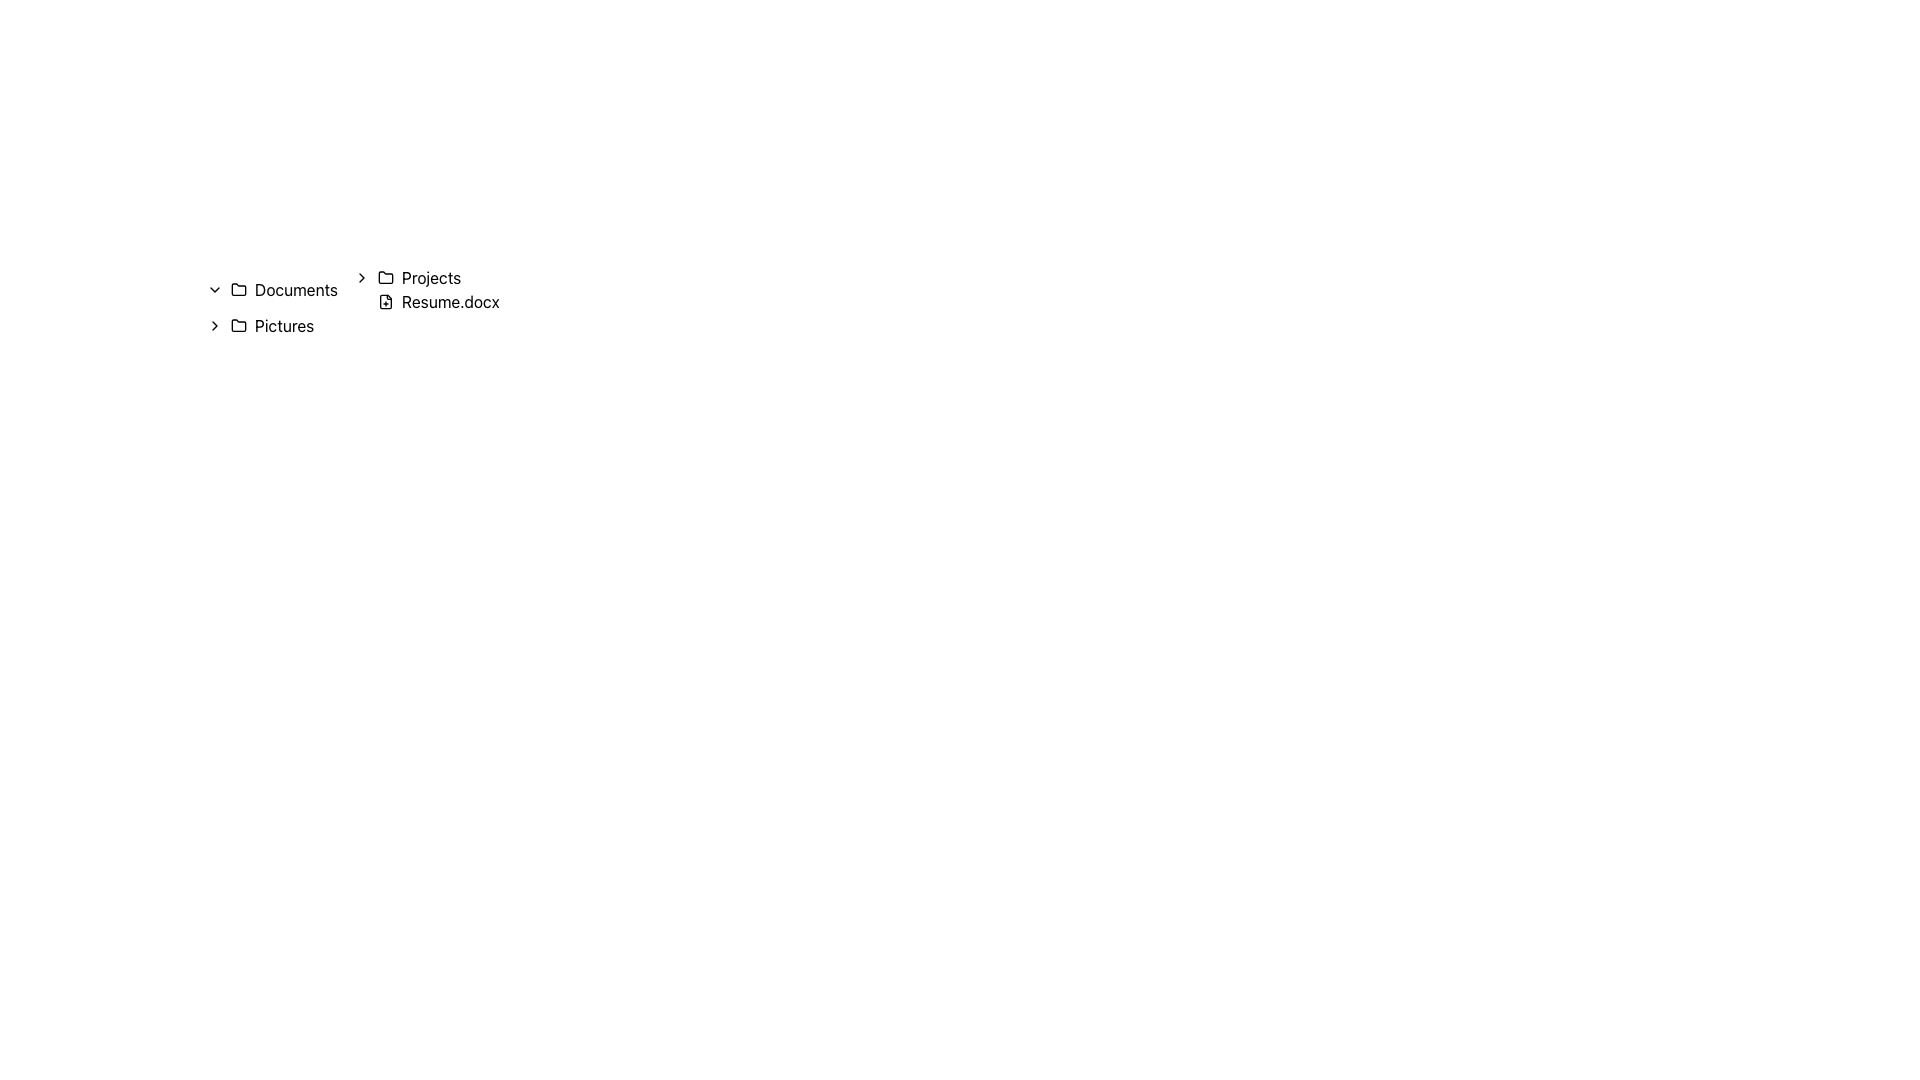  Describe the element at coordinates (215, 325) in the screenshot. I see `the icon located to the left of the text 'Pictures'` at that location.